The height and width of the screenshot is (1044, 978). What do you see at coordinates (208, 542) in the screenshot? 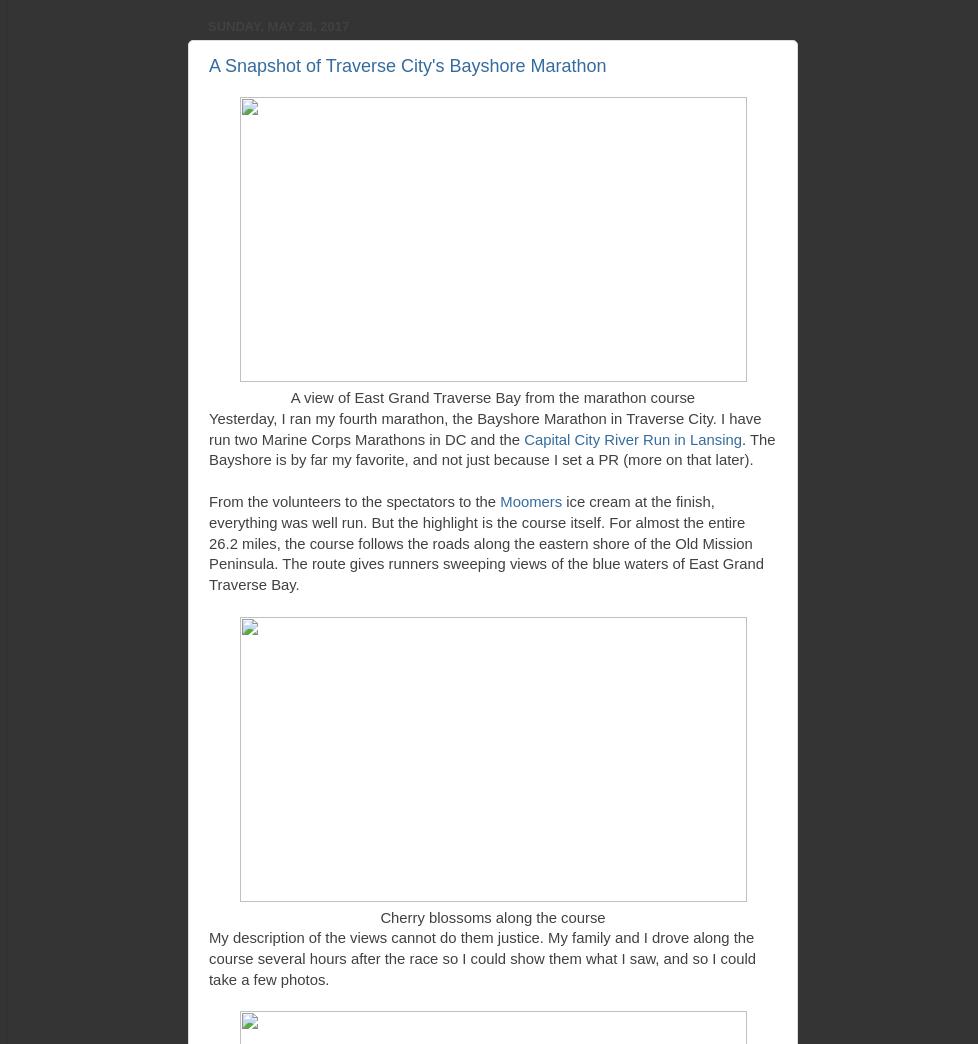
I see `'ice cream at the finish, everything was well run. But the highlight is the course itself. For almost the entire 26.2 miles, the course follows the roads along the eastern shore of the Old Mission Peninsula. The route gives runners sweeping views of the blue waters of East Grand Traverse Bay.'` at bounding box center [208, 542].